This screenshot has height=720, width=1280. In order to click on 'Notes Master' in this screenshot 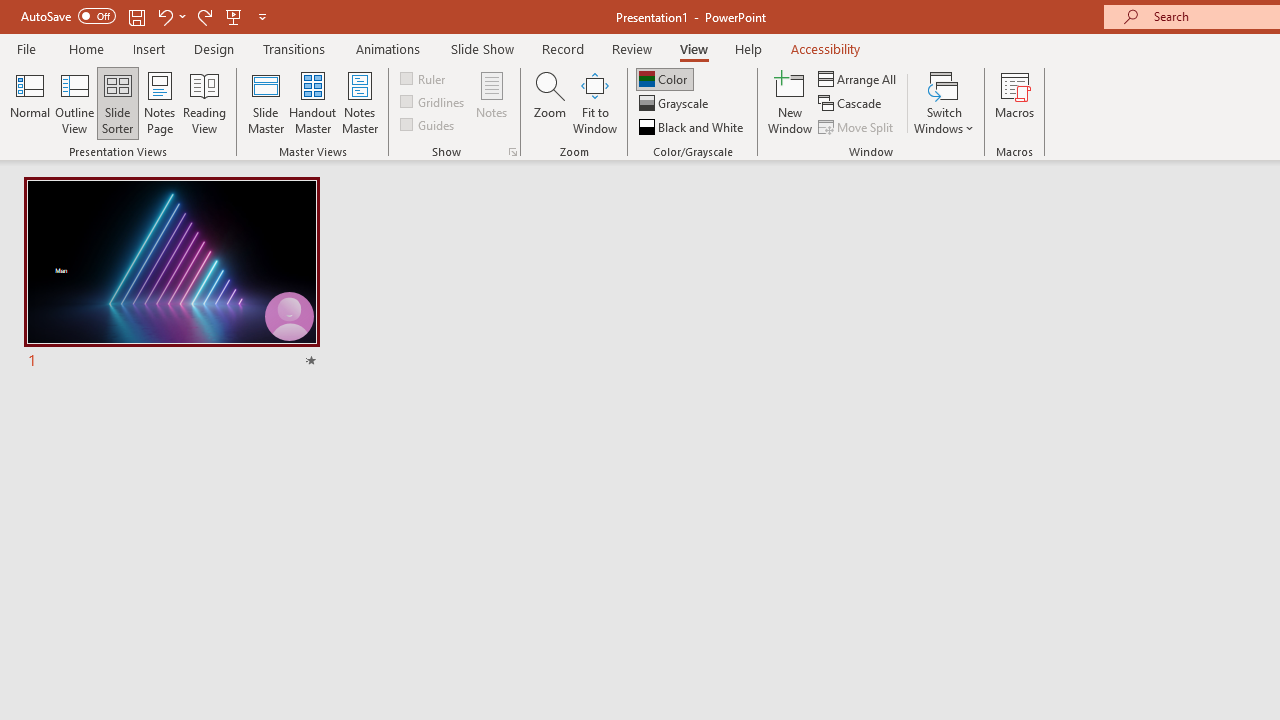, I will do `click(360, 103)`.